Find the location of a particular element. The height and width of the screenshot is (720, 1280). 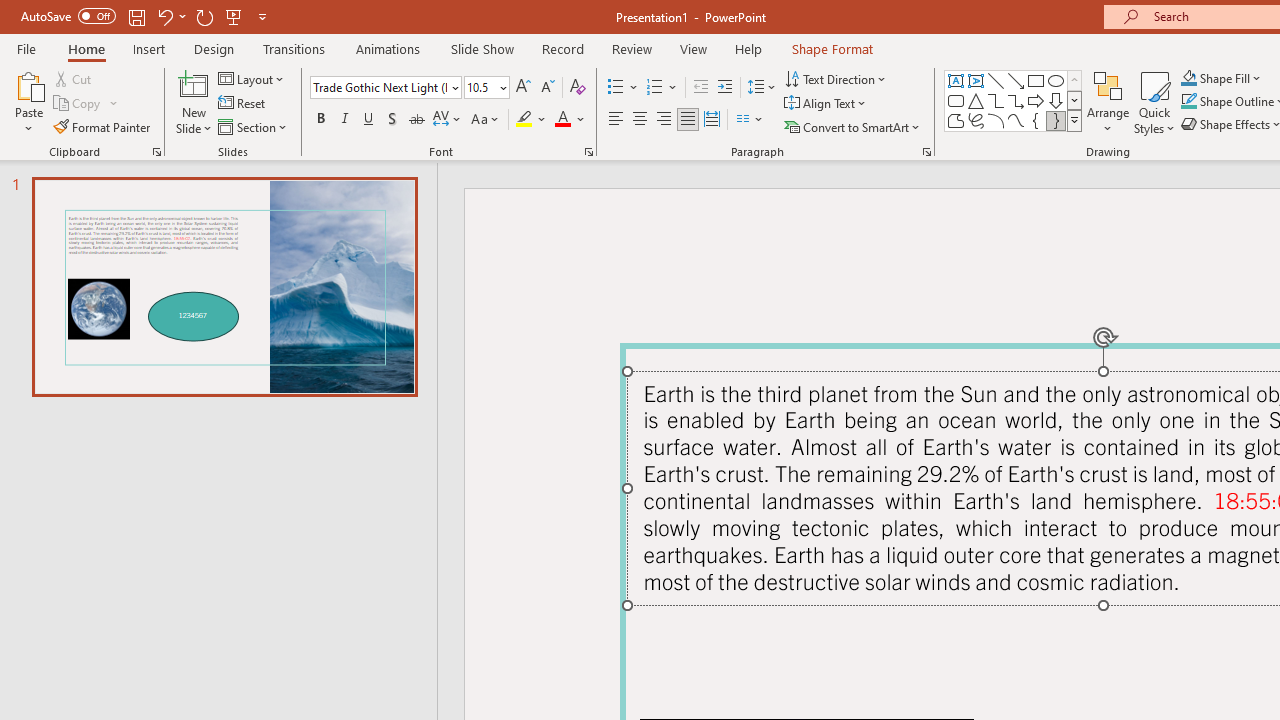

'Shapes' is located at coordinates (1073, 120).